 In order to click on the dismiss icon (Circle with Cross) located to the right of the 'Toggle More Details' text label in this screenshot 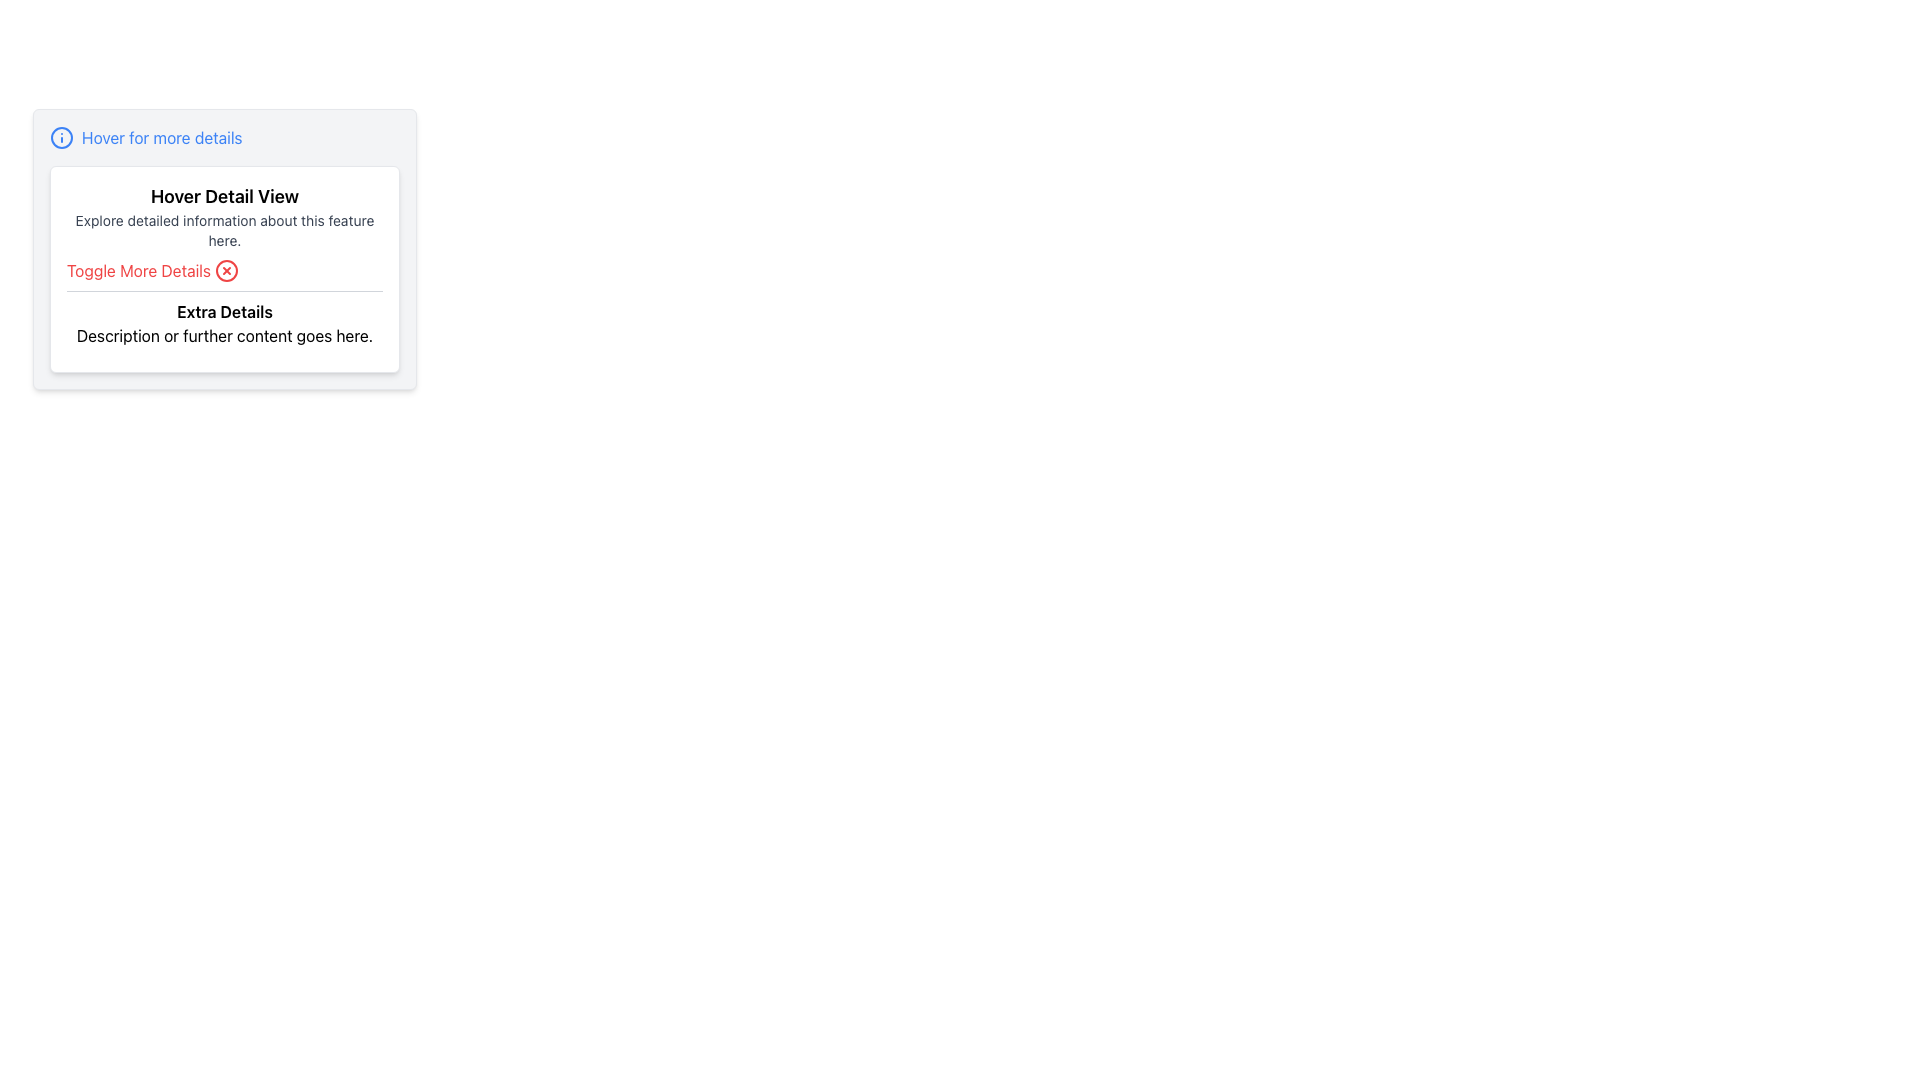, I will do `click(226, 270)`.